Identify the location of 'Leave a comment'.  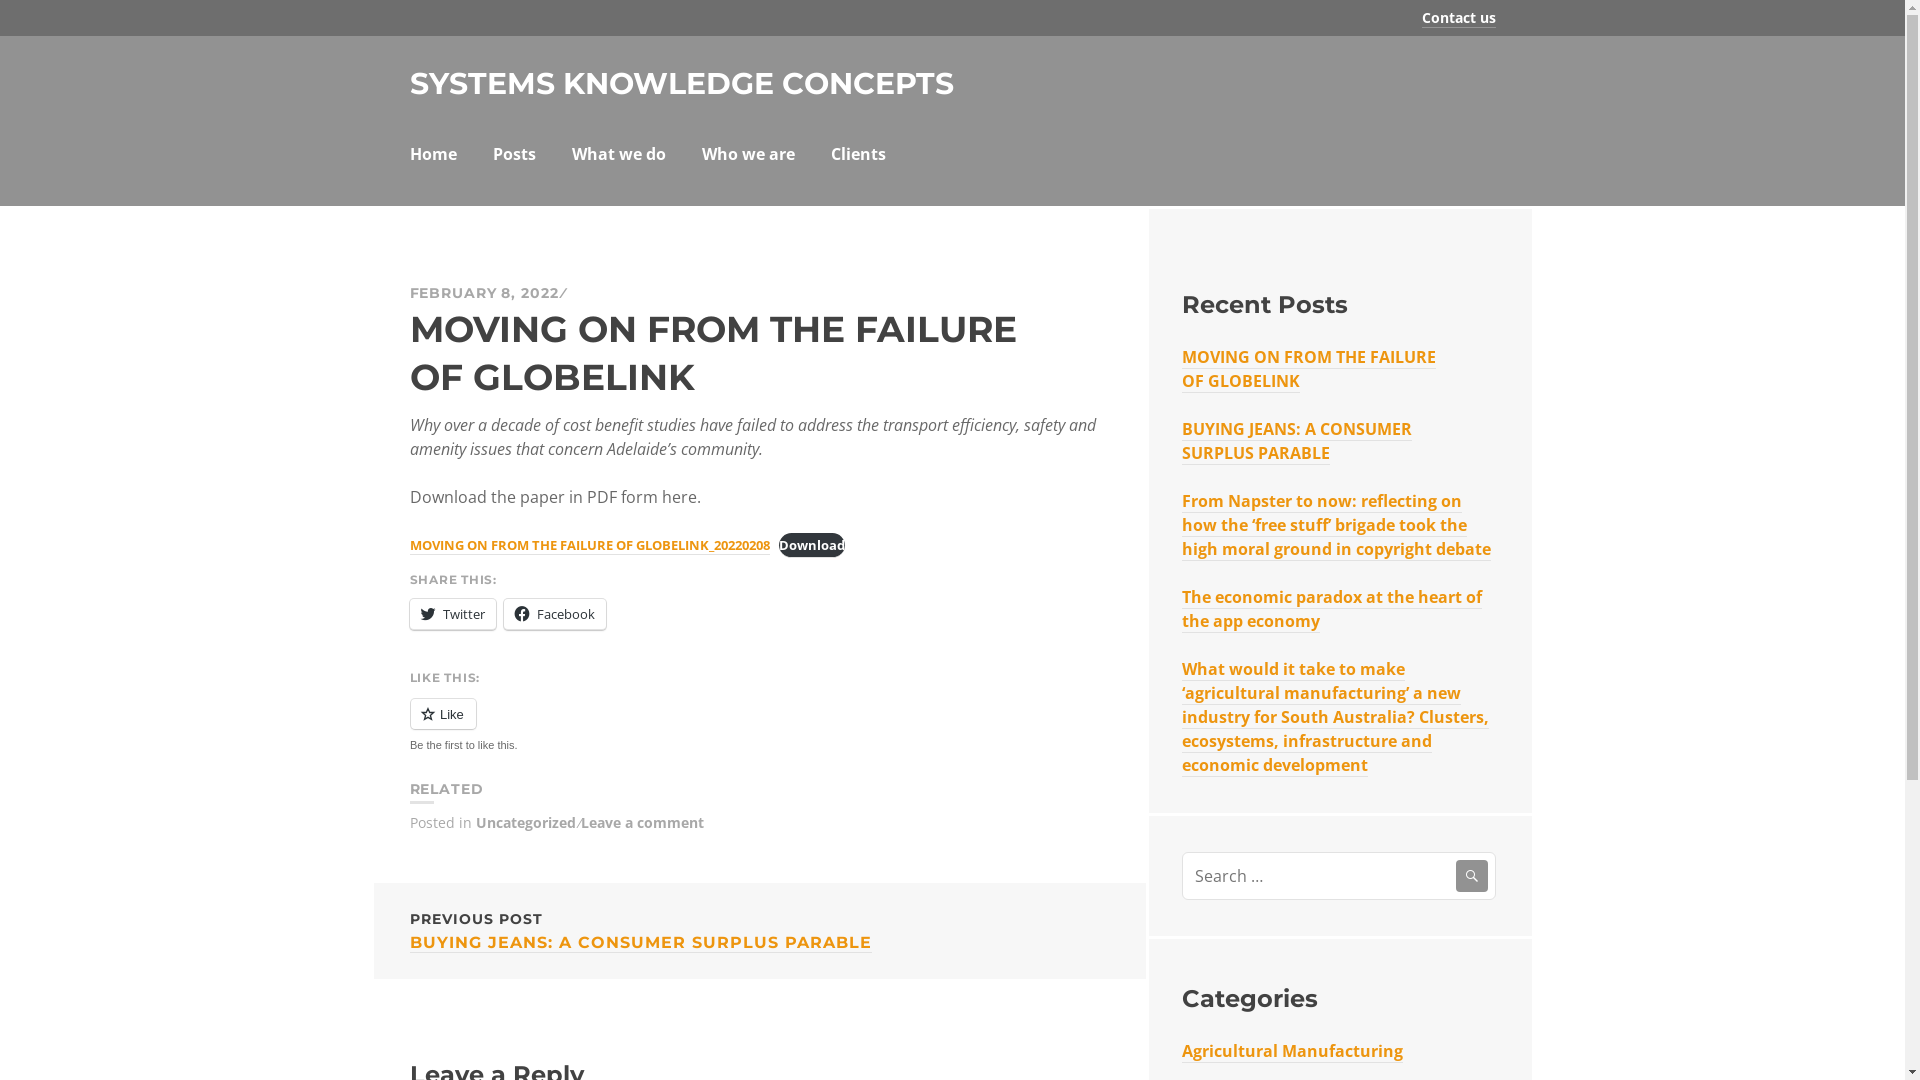
(579, 822).